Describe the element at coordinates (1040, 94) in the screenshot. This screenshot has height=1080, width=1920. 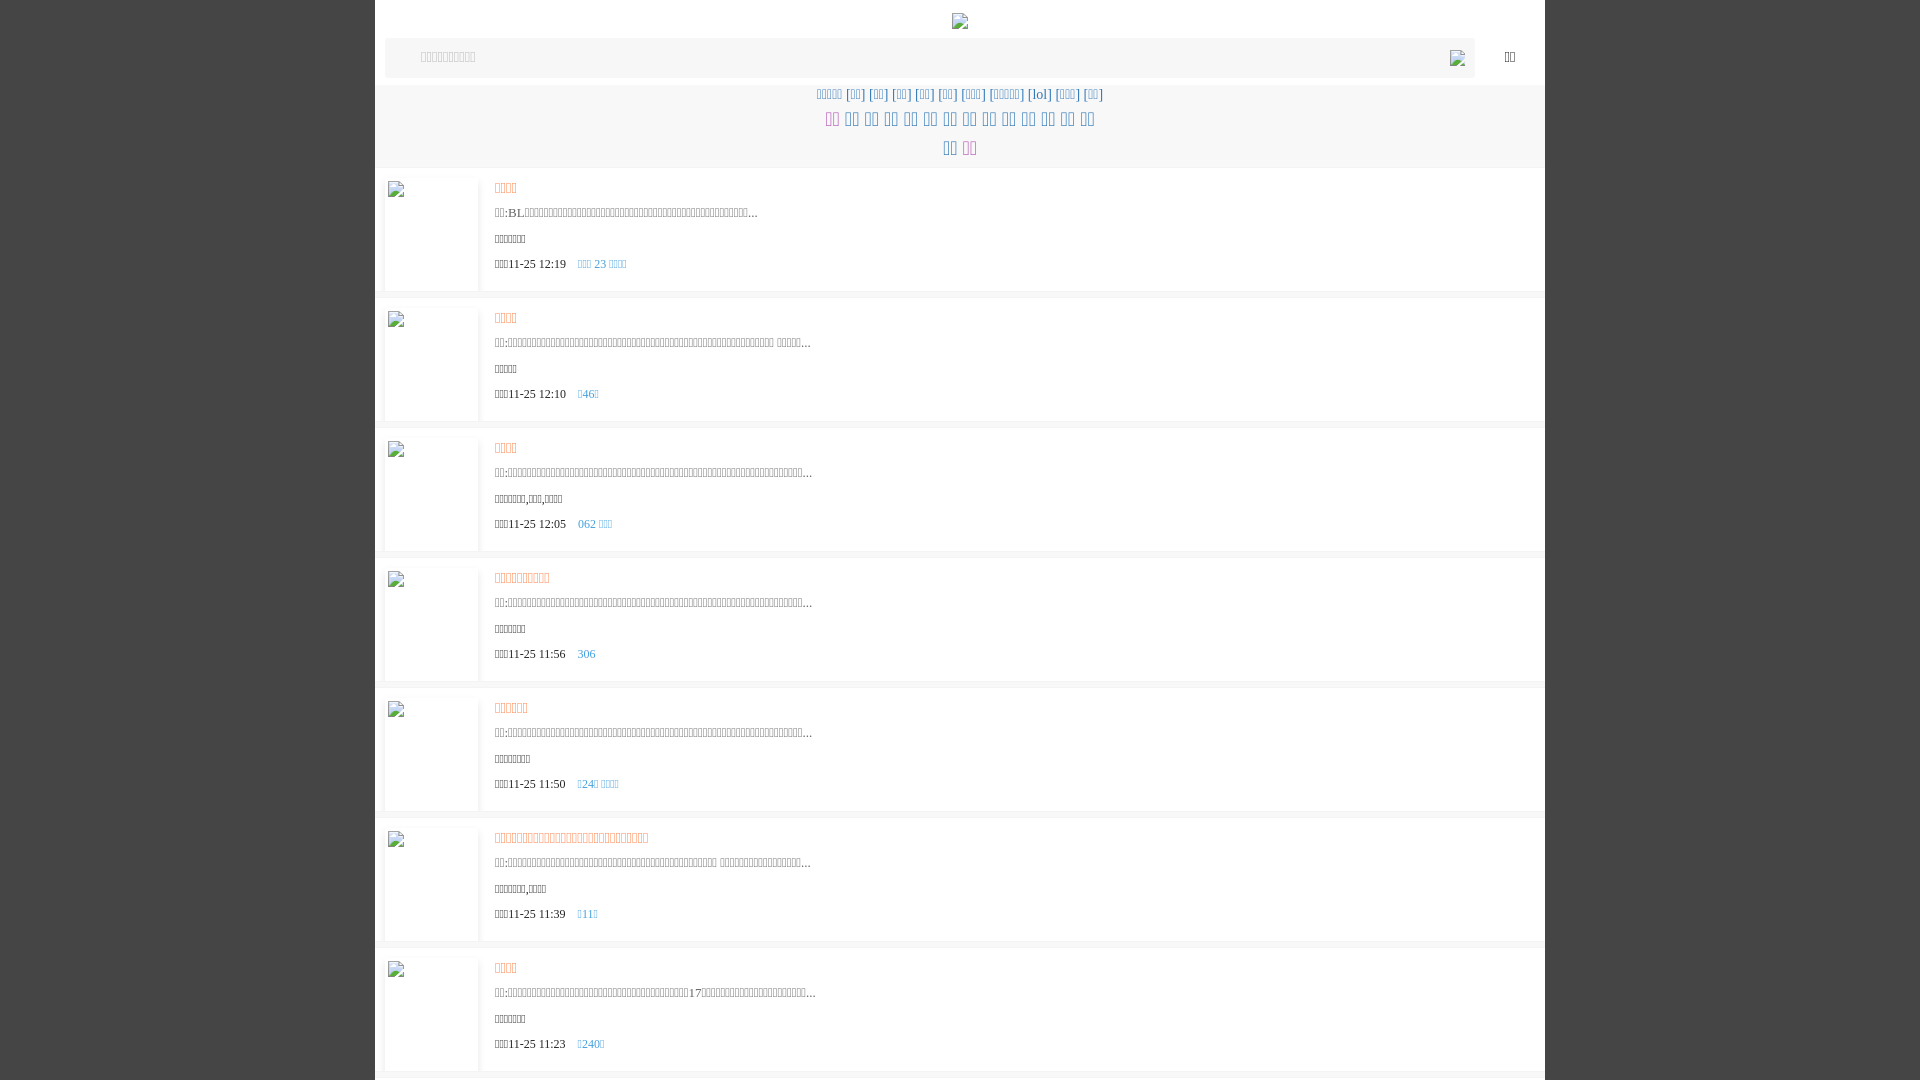
I see `'[lol]'` at that location.